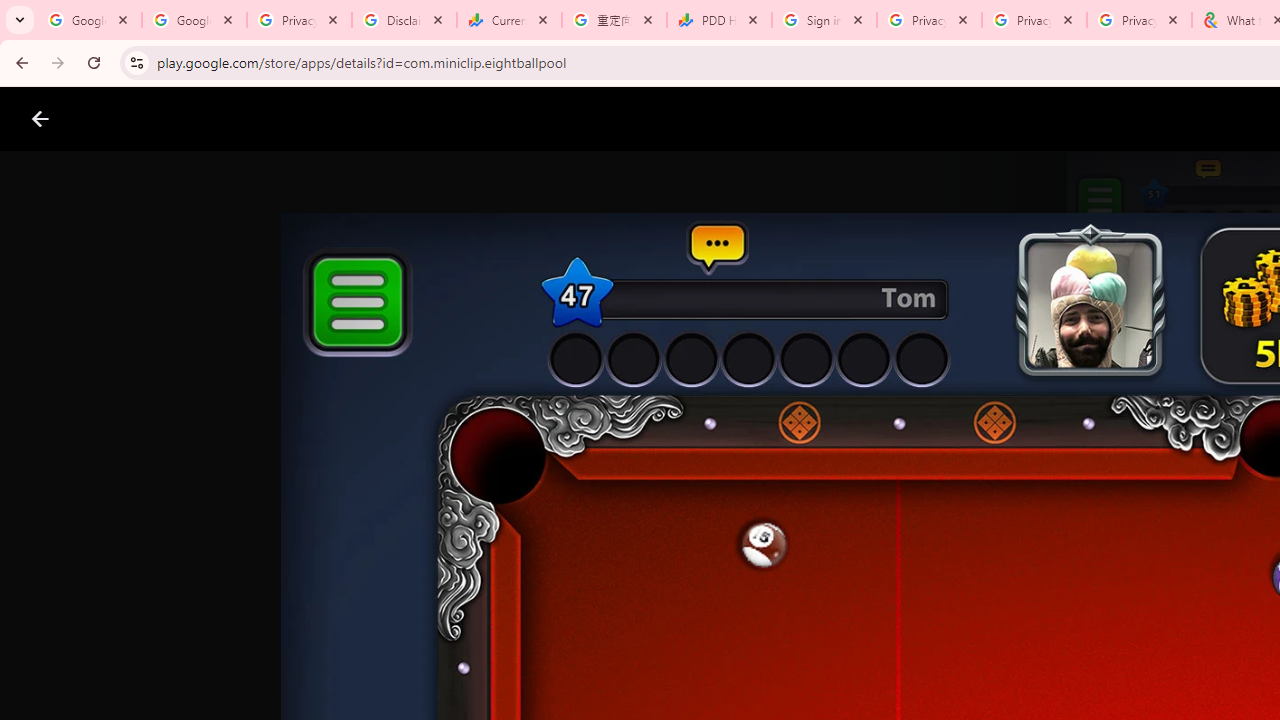  What do you see at coordinates (1034, 20) in the screenshot?
I see `'Privacy Checkup'` at bounding box center [1034, 20].